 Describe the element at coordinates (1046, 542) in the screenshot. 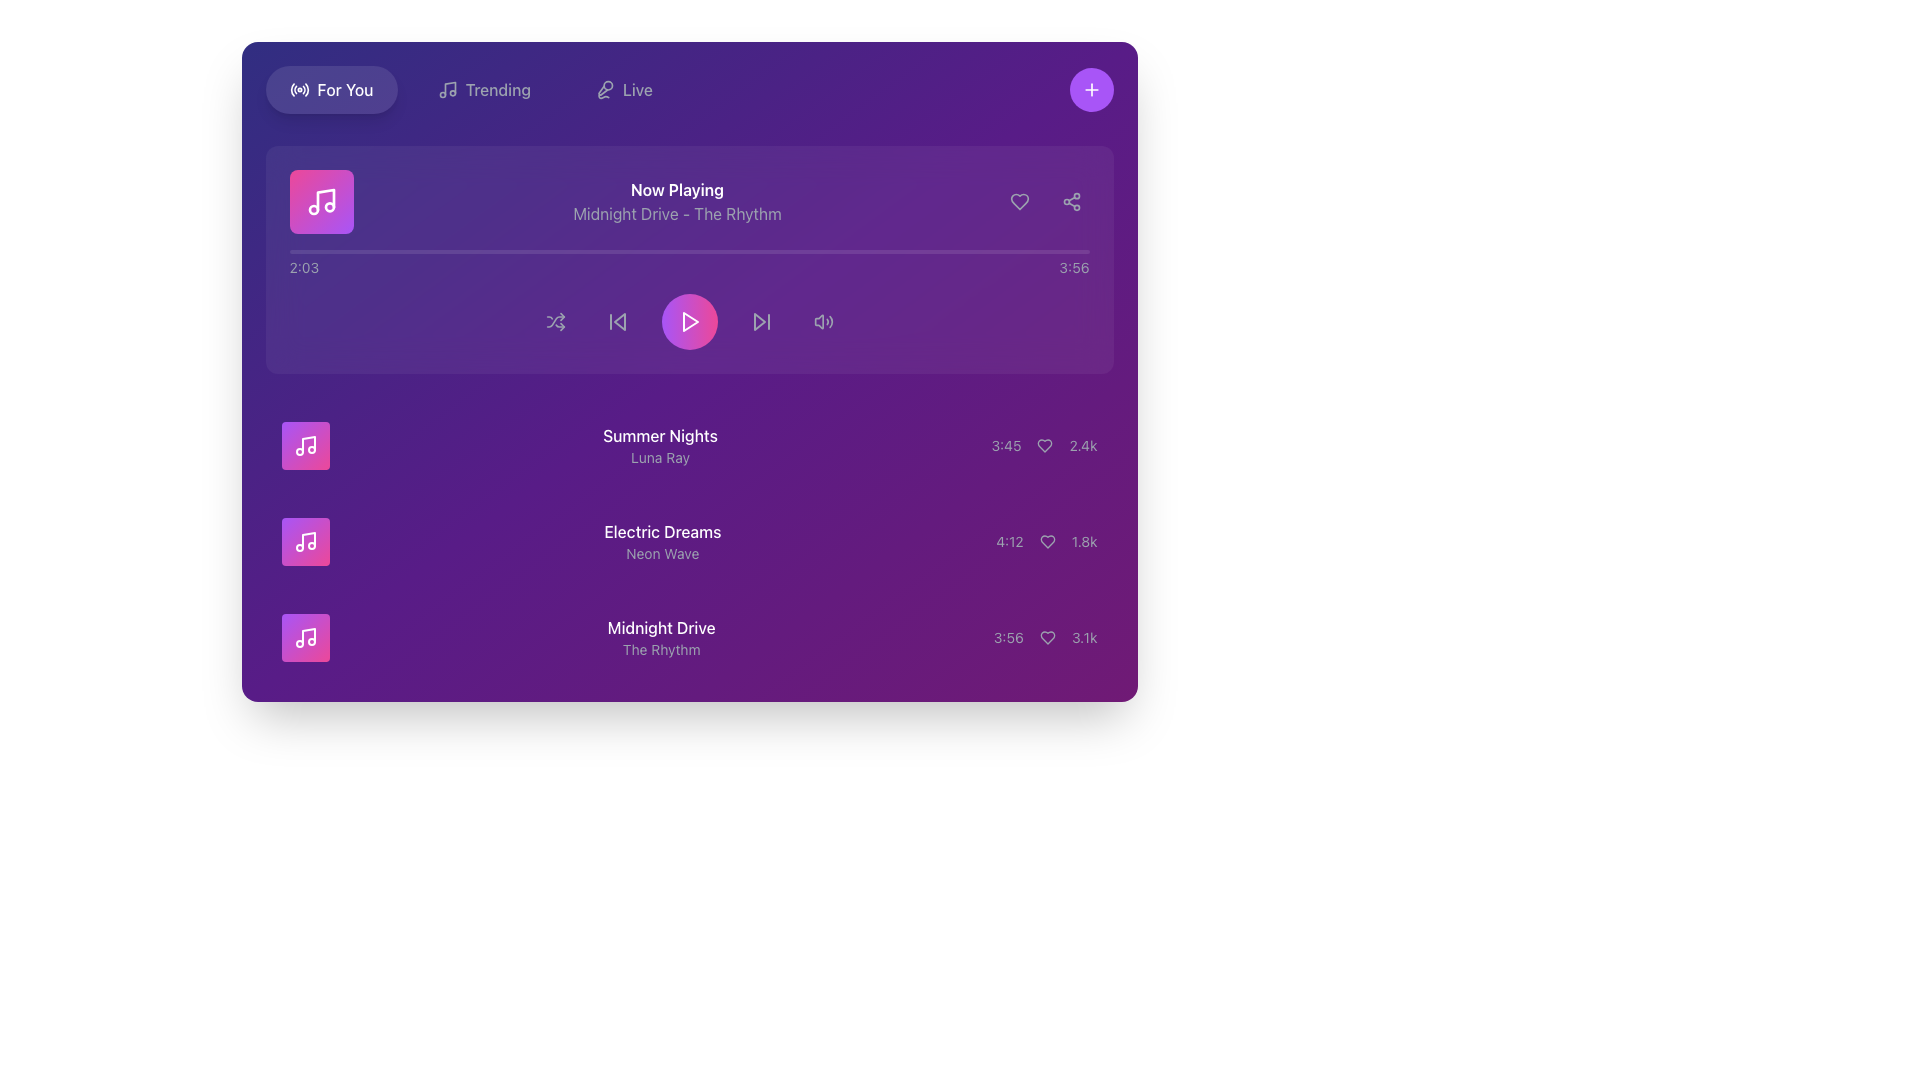

I see `the heart icon on the right side of the second item in the music list to like or unlike the item` at that location.